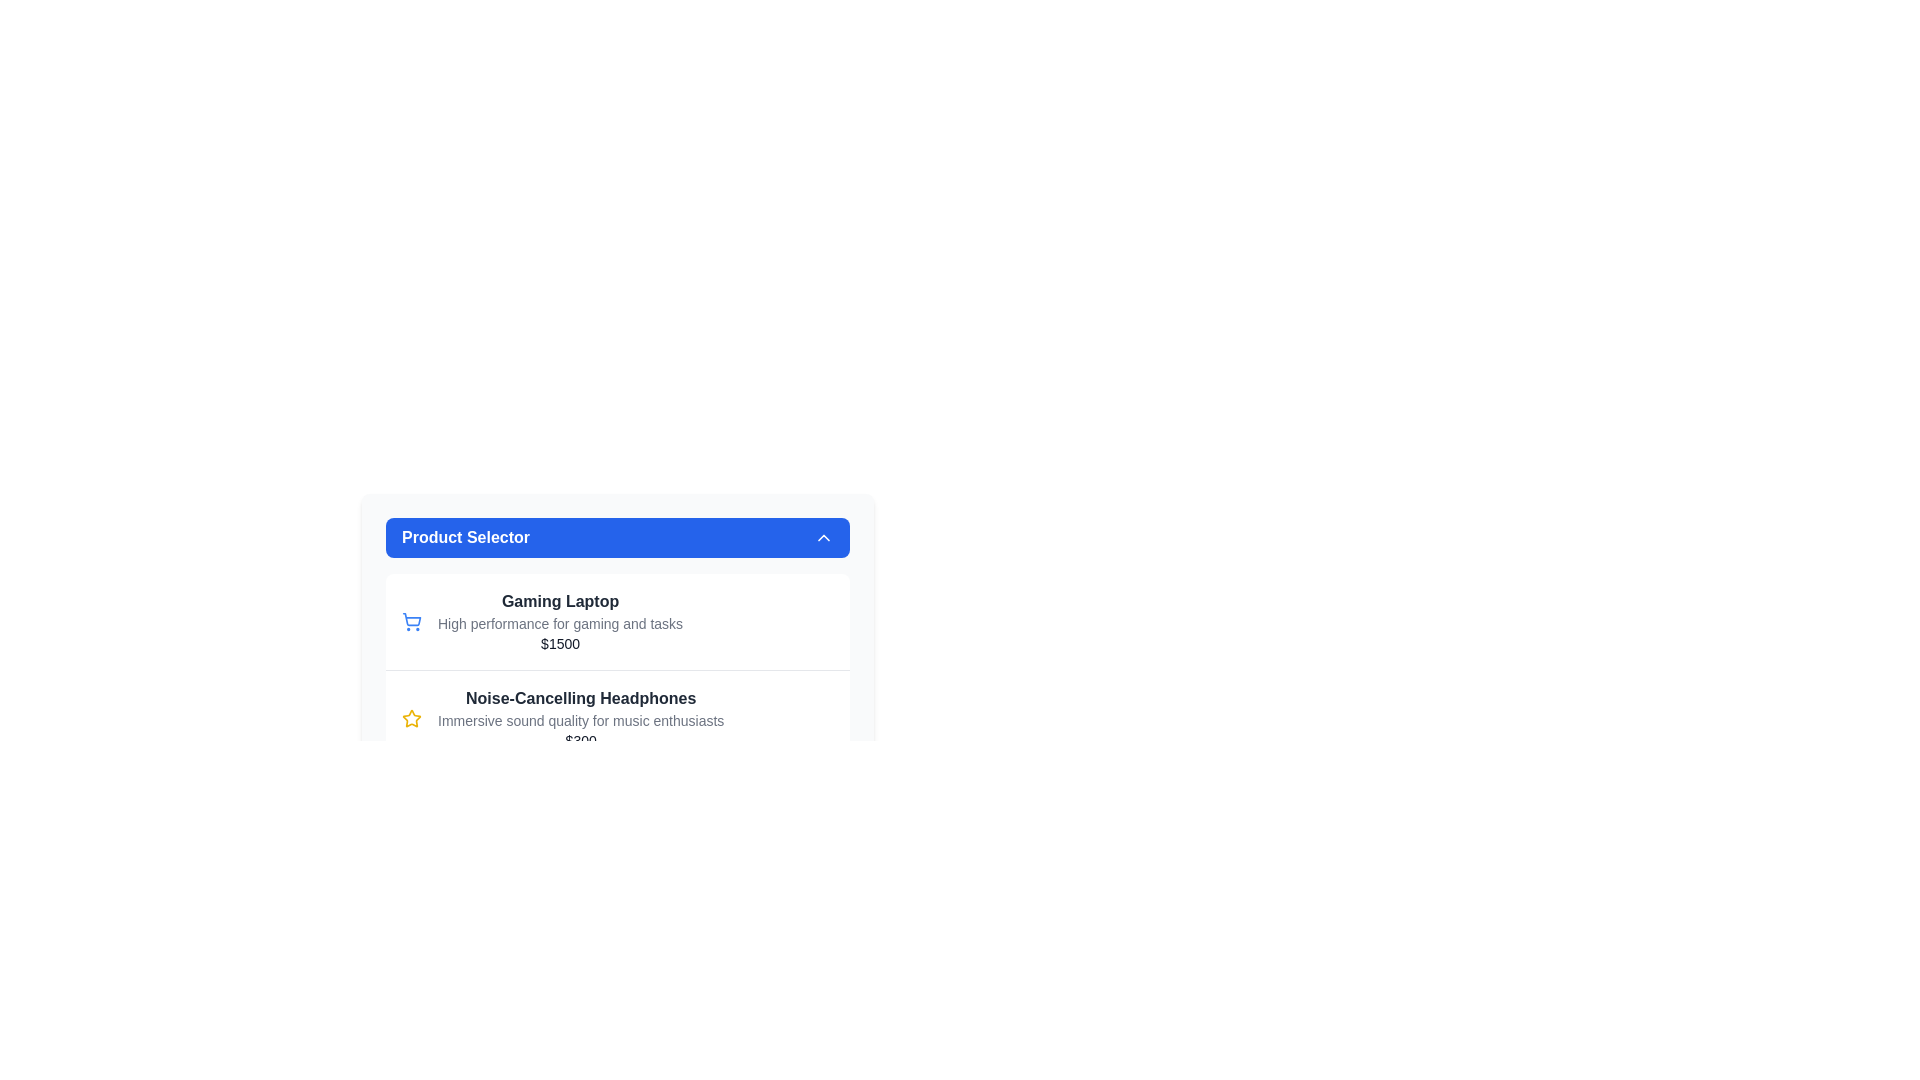  What do you see at coordinates (824, 536) in the screenshot?
I see `the chevron icon located at the right end of the 'Product Selector' header to trigger any potential effects, such as tooltips` at bounding box center [824, 536].